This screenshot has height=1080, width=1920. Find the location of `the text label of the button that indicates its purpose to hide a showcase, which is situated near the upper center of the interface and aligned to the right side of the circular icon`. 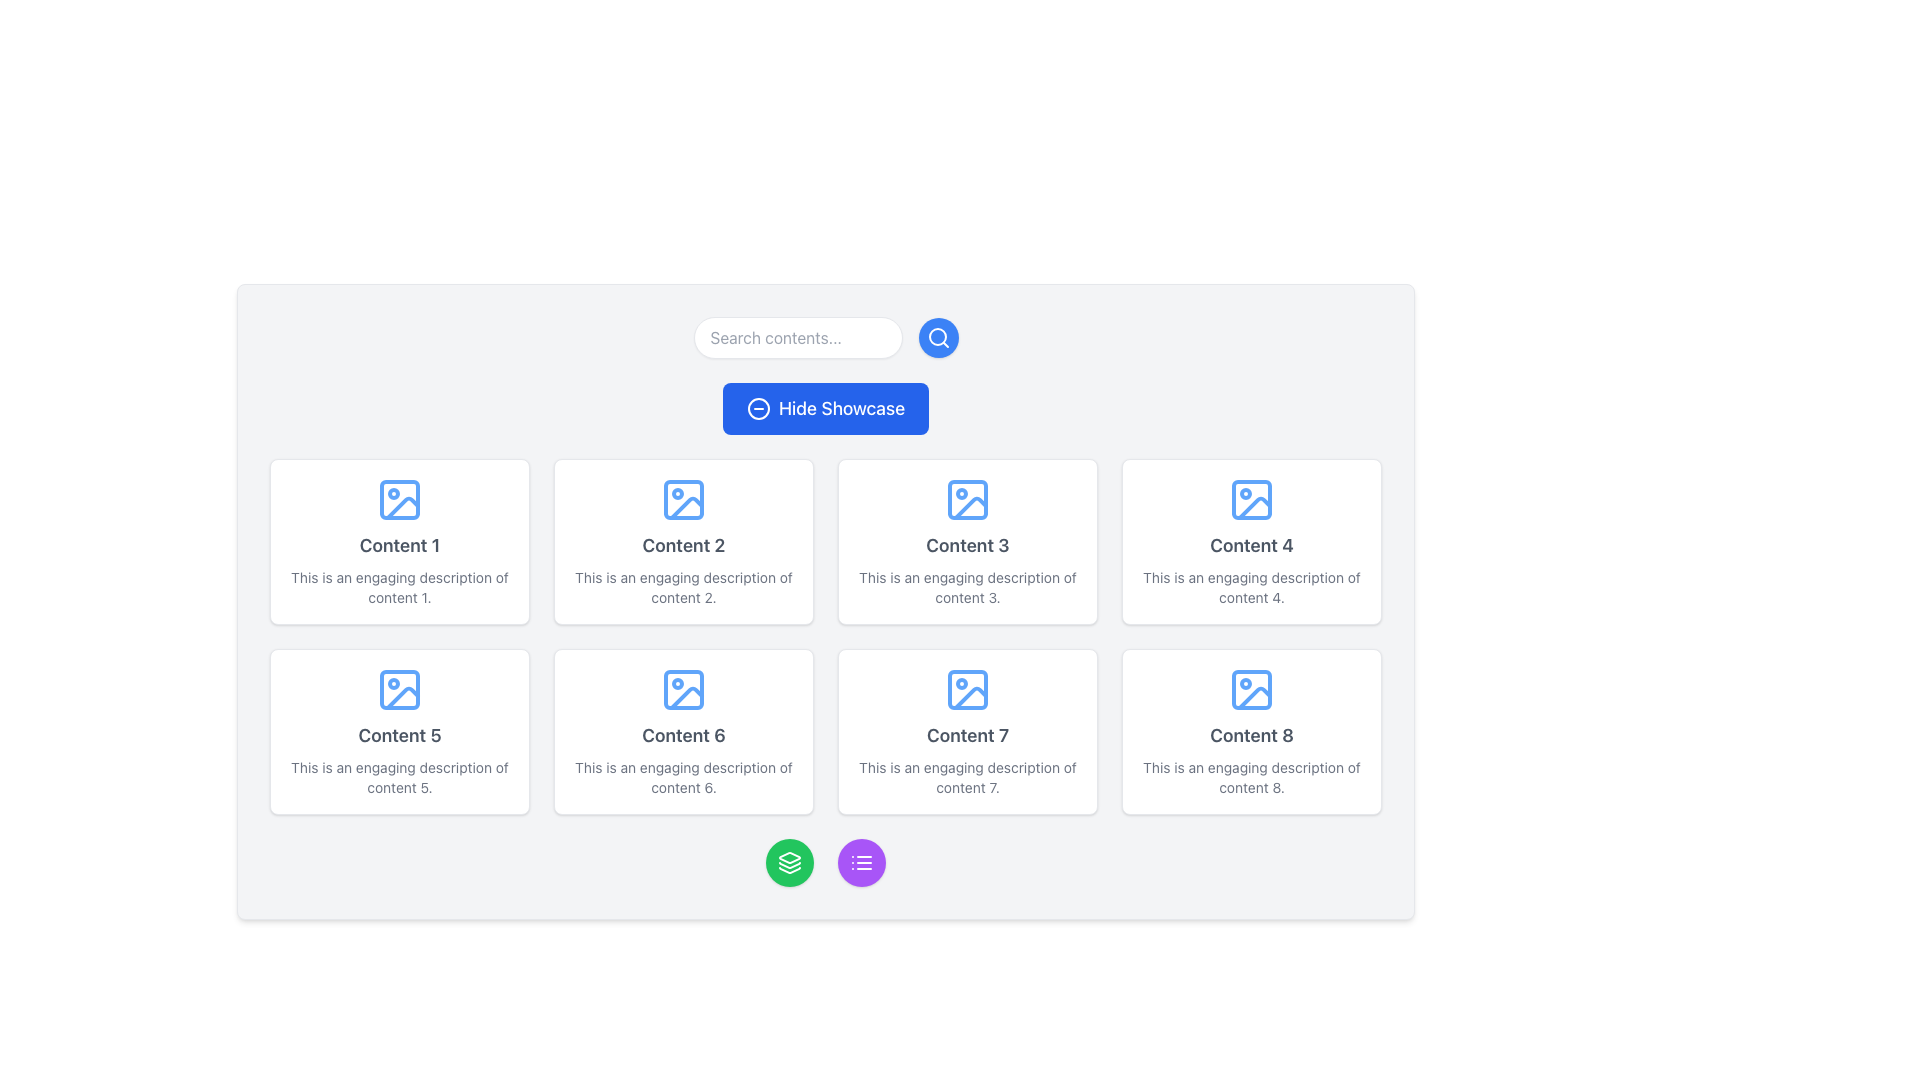

the text label of the button that indicates its purpose to hide a showcase, which is situated near the upper center of the interface and aligned to the right side of the circular icon is located at coordinates (841, 407).